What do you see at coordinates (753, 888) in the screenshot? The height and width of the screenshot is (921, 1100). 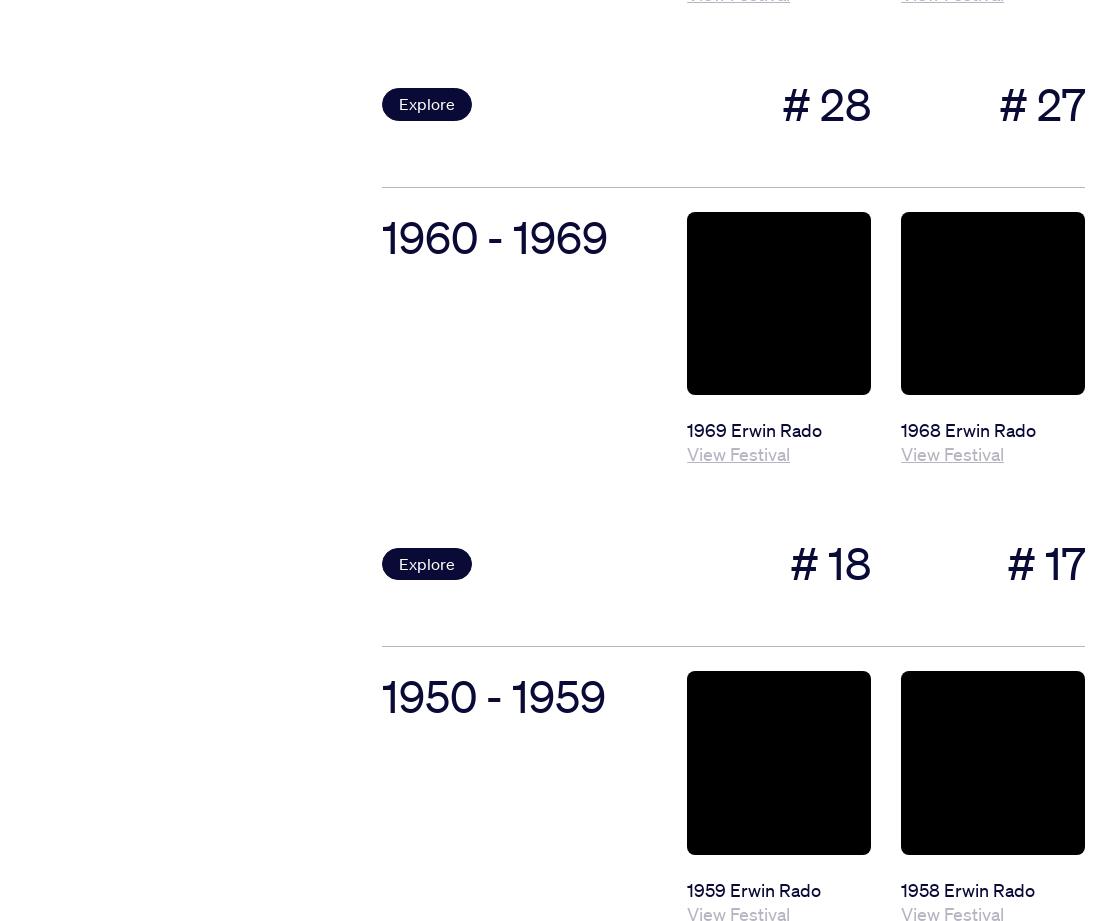 I see `'1959 Erwin Rado'` at bounding box center [753, 888].